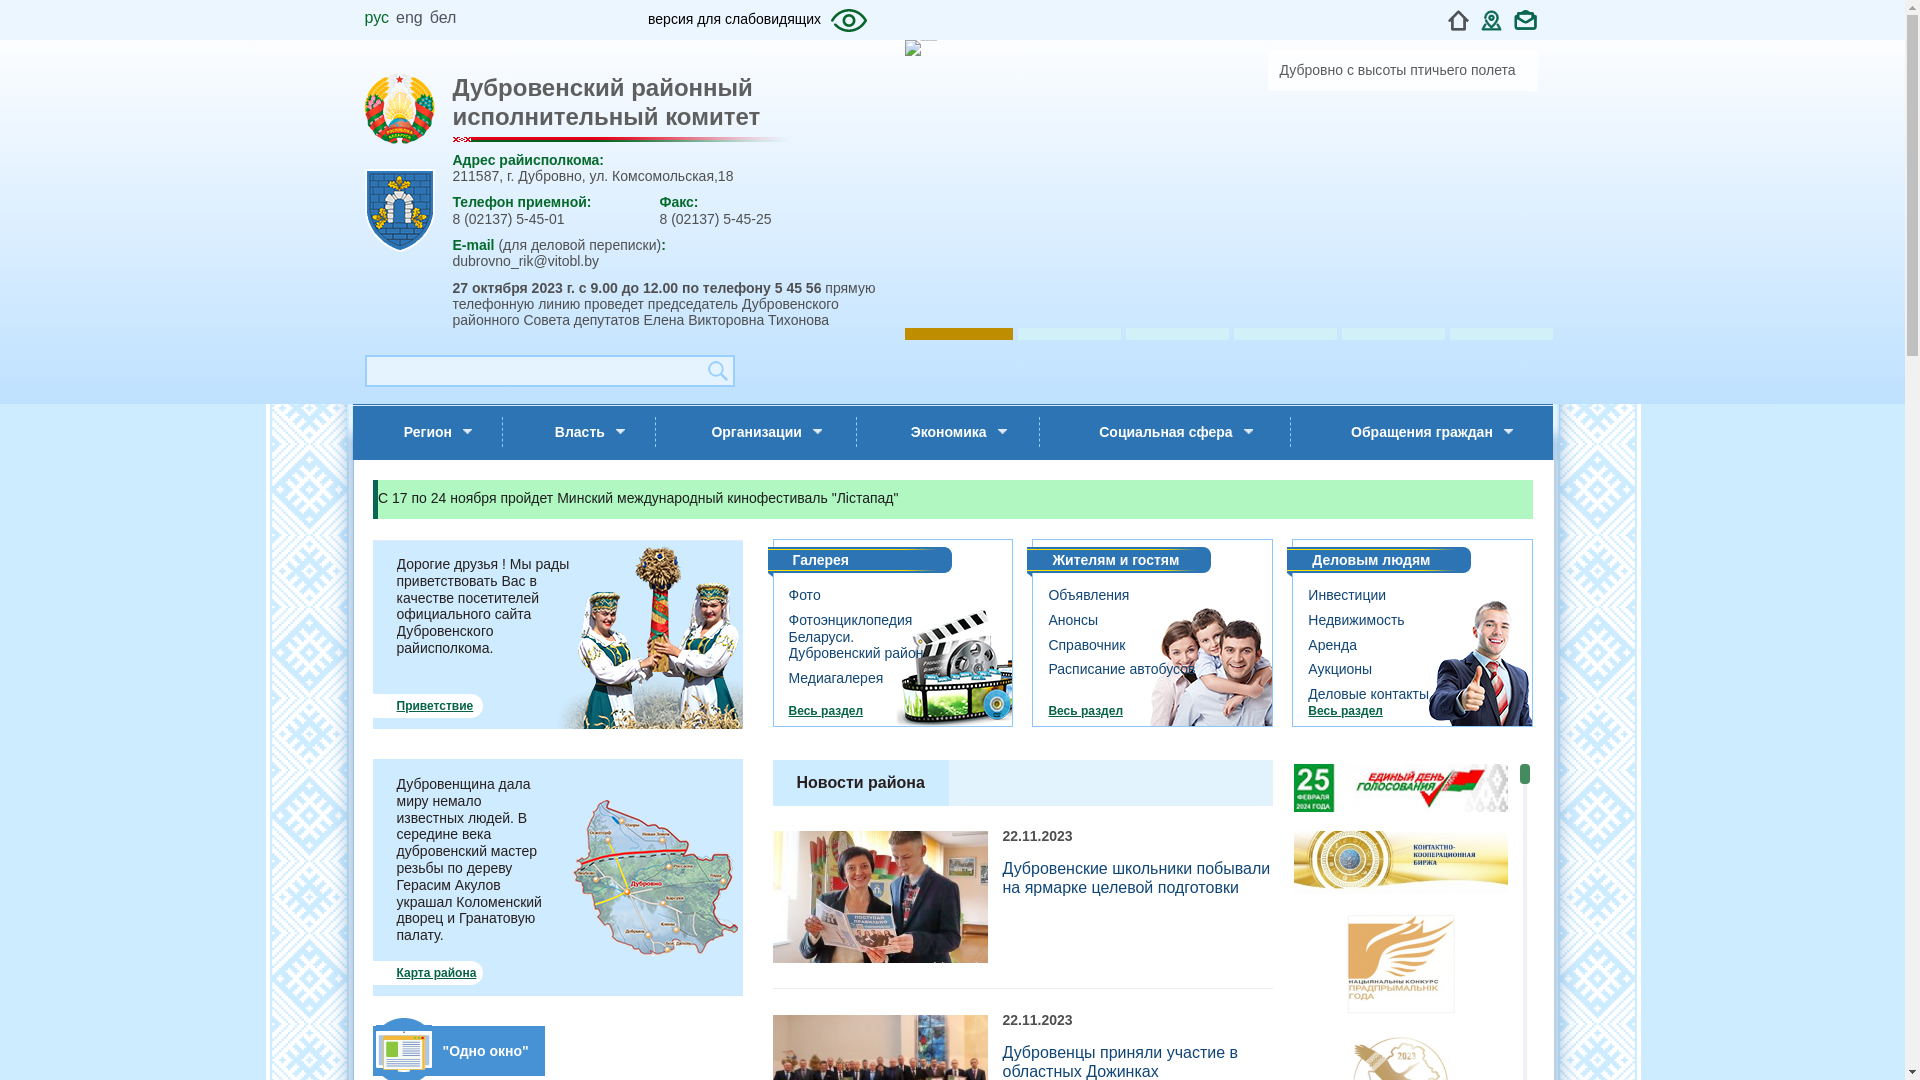 This screenshot has height=1080, width=1920. I want to click on 'eng', so click(408, 17).